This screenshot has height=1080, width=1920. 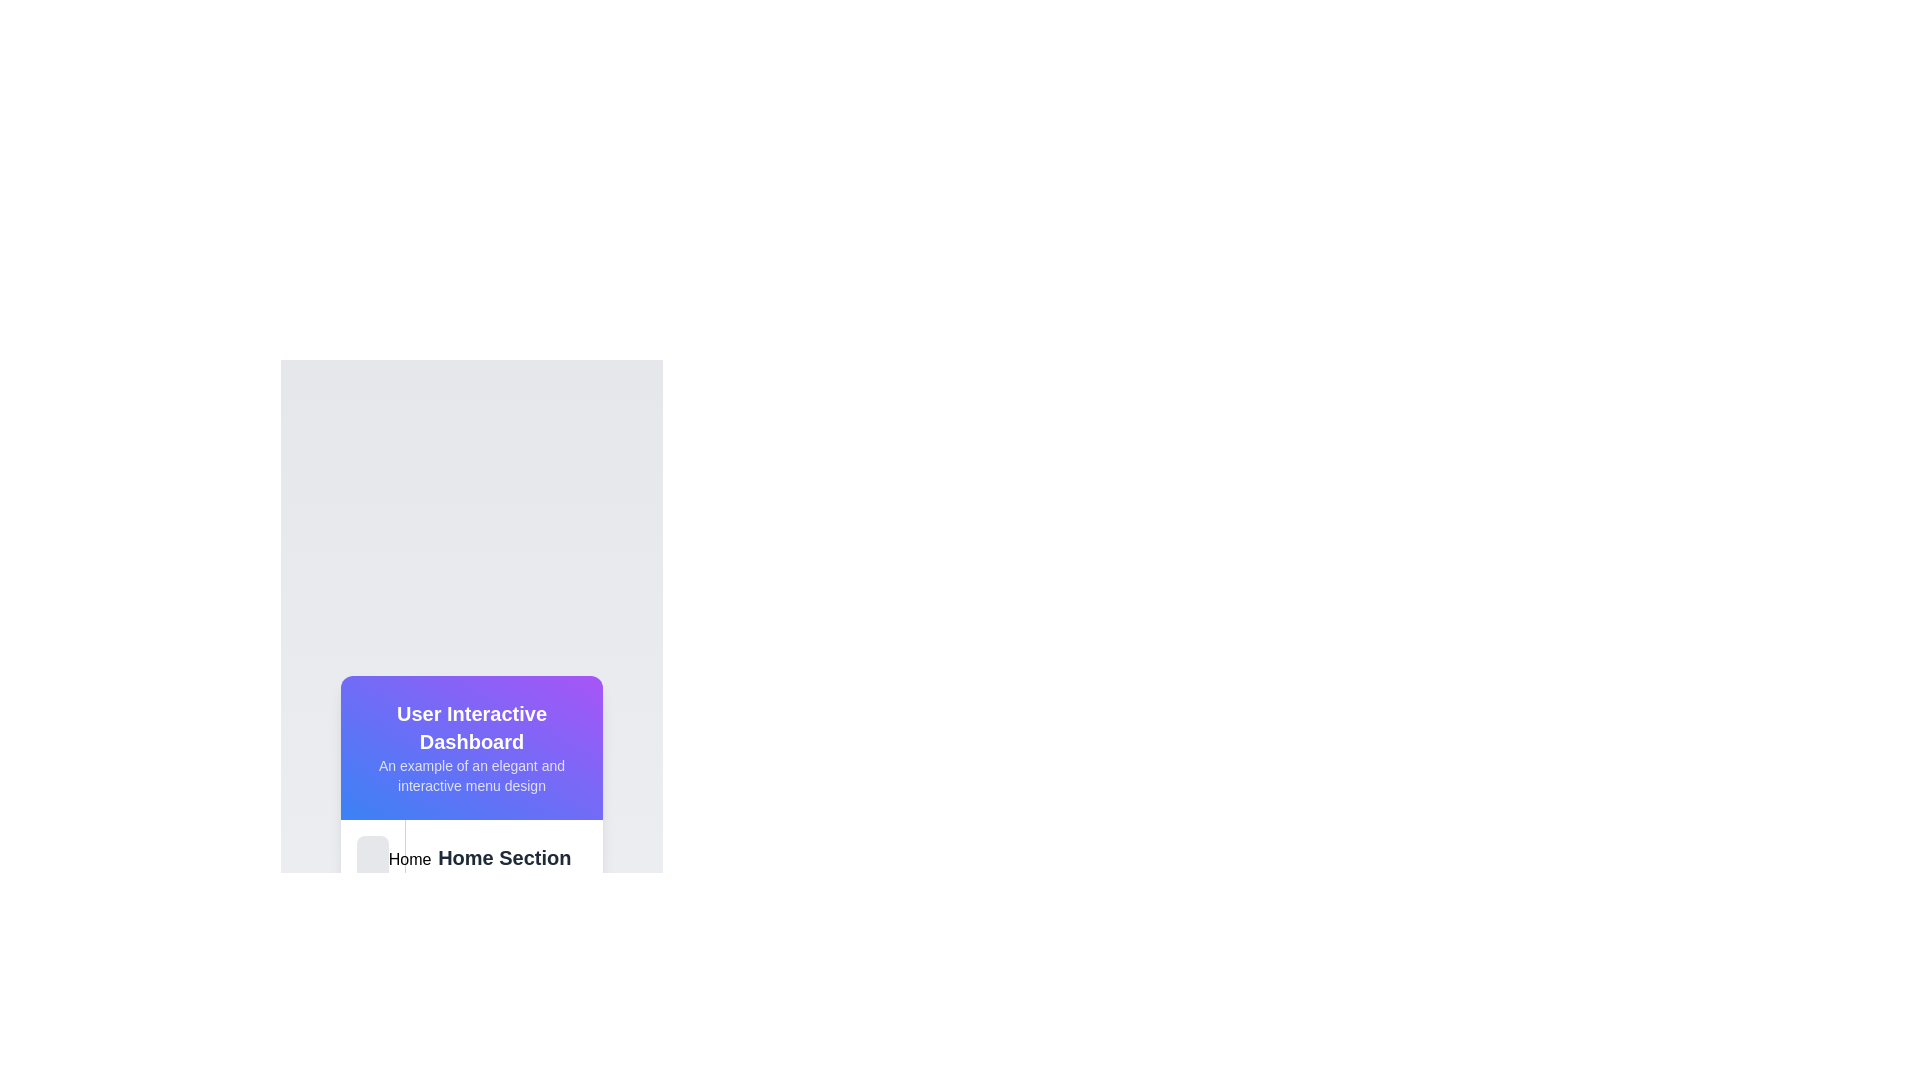 I want to click on the Header box that displays a gradient background with the title 'User Interactive Dashboard' and the description 'An example of an elegant and interactive menu design.', so click(x=470, y=748).